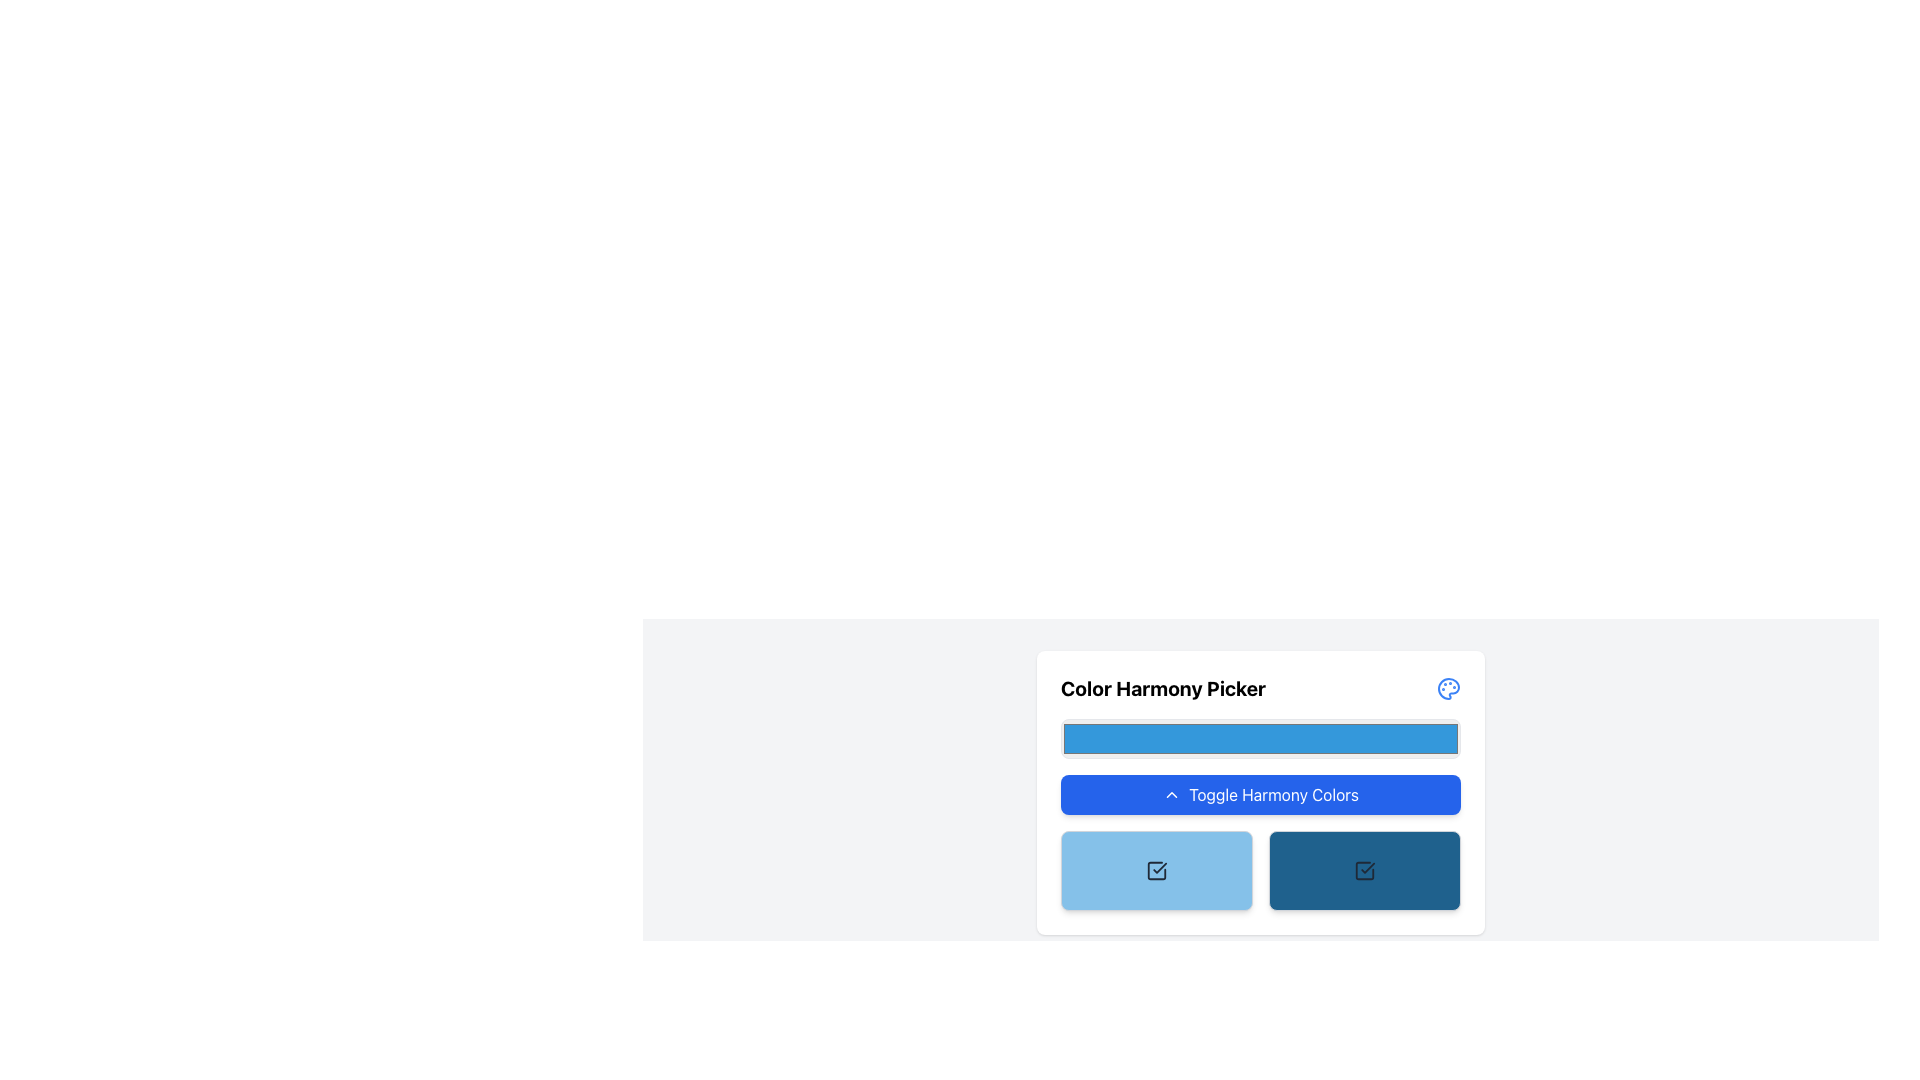 The image size is (1920, 1080). Describe the element at coordinates (1260, 792) in the screenshot. I see `the 'Toggle Harmony Colors' button within the color harmony options component` at that location.